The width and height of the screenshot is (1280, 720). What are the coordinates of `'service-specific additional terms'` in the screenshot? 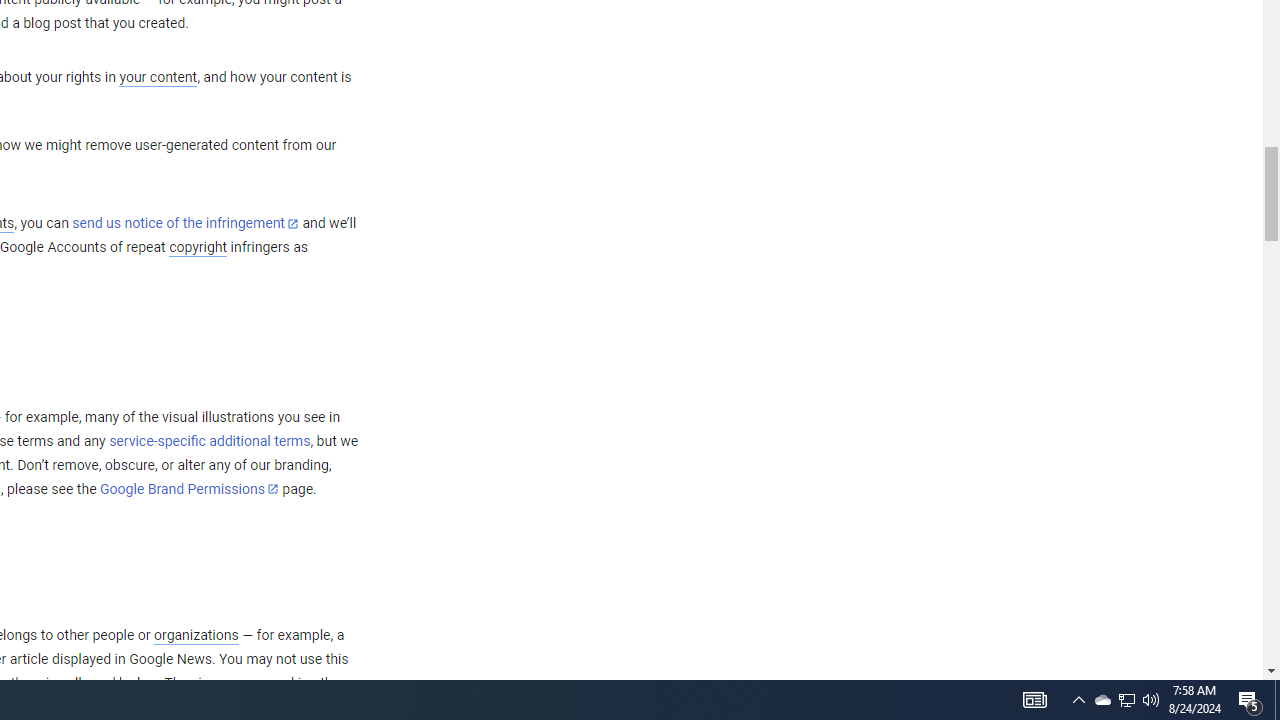 It's located at (209, 440).